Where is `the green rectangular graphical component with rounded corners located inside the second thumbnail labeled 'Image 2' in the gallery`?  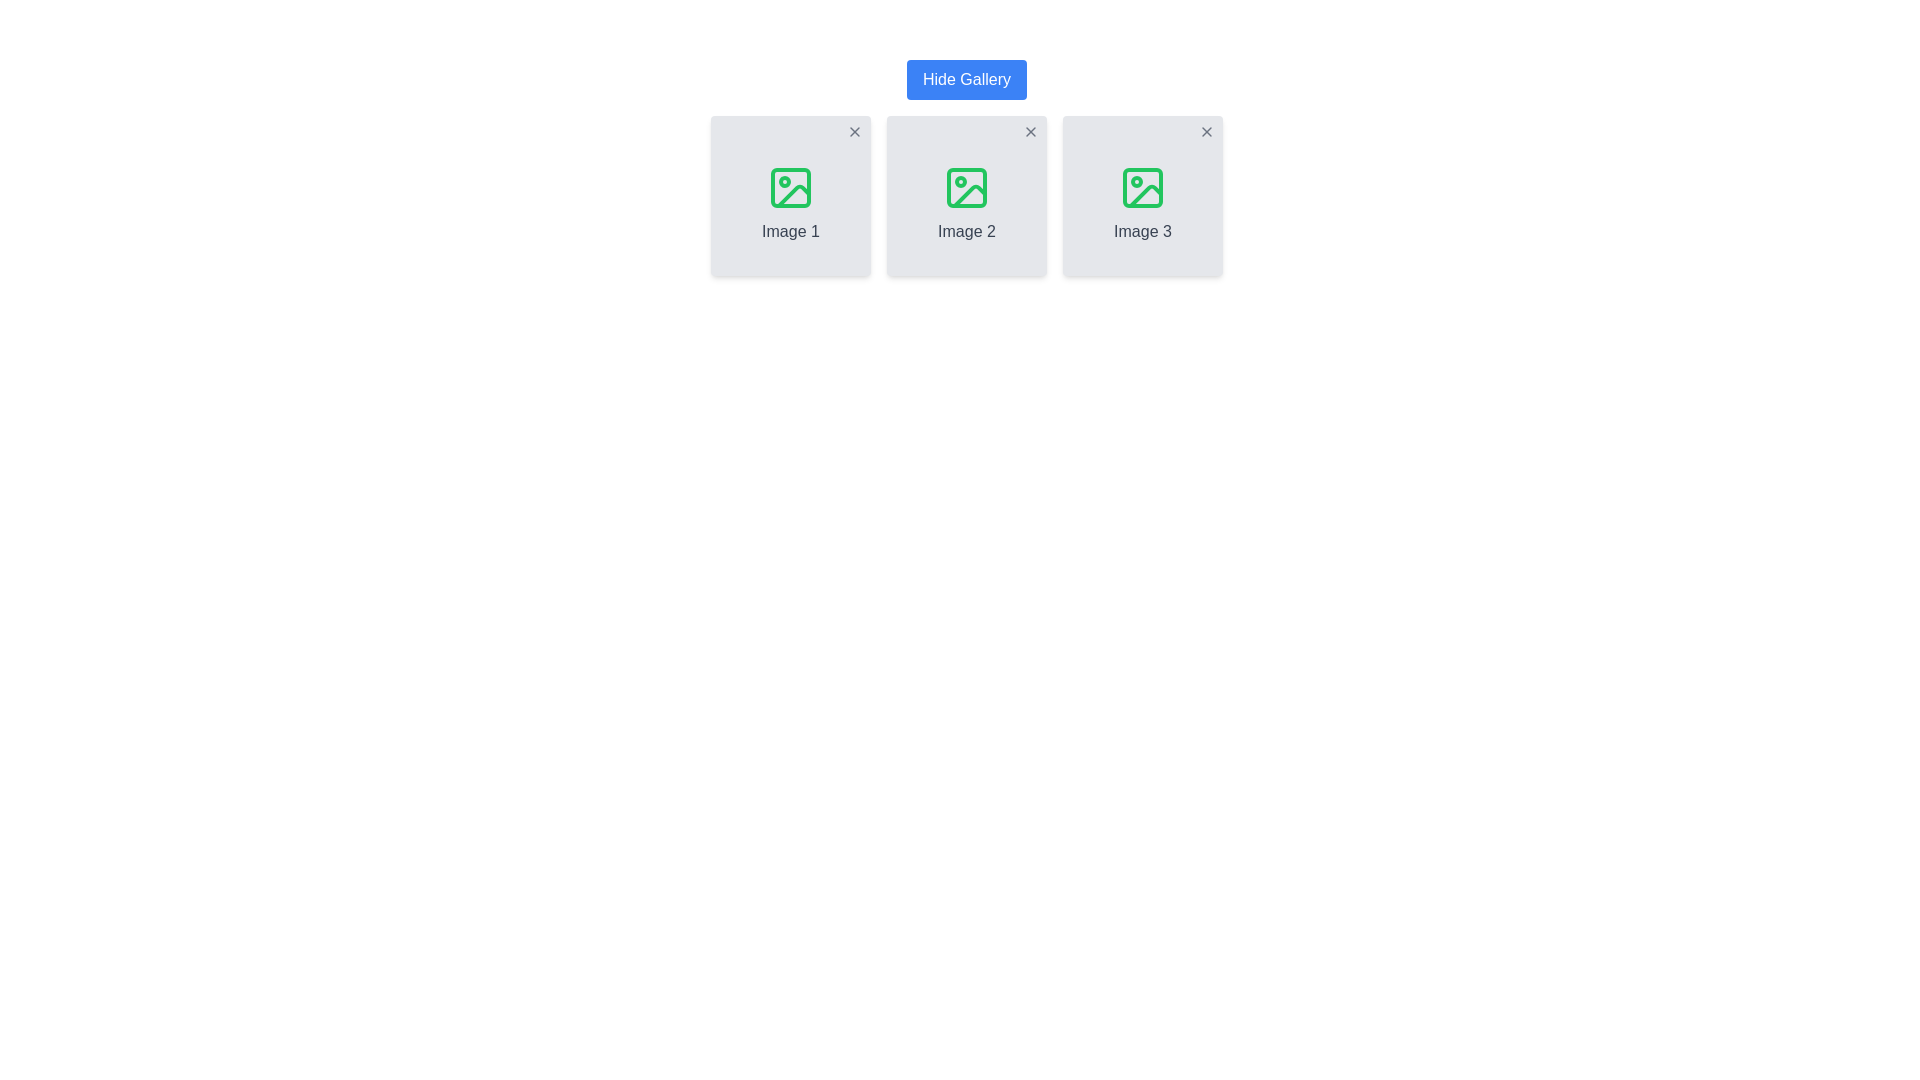 the green rectangular graphical component with rounded corners located inside the second thumbnail labeled 'Image 2' in the gallery is located at coordinates (966, 188).